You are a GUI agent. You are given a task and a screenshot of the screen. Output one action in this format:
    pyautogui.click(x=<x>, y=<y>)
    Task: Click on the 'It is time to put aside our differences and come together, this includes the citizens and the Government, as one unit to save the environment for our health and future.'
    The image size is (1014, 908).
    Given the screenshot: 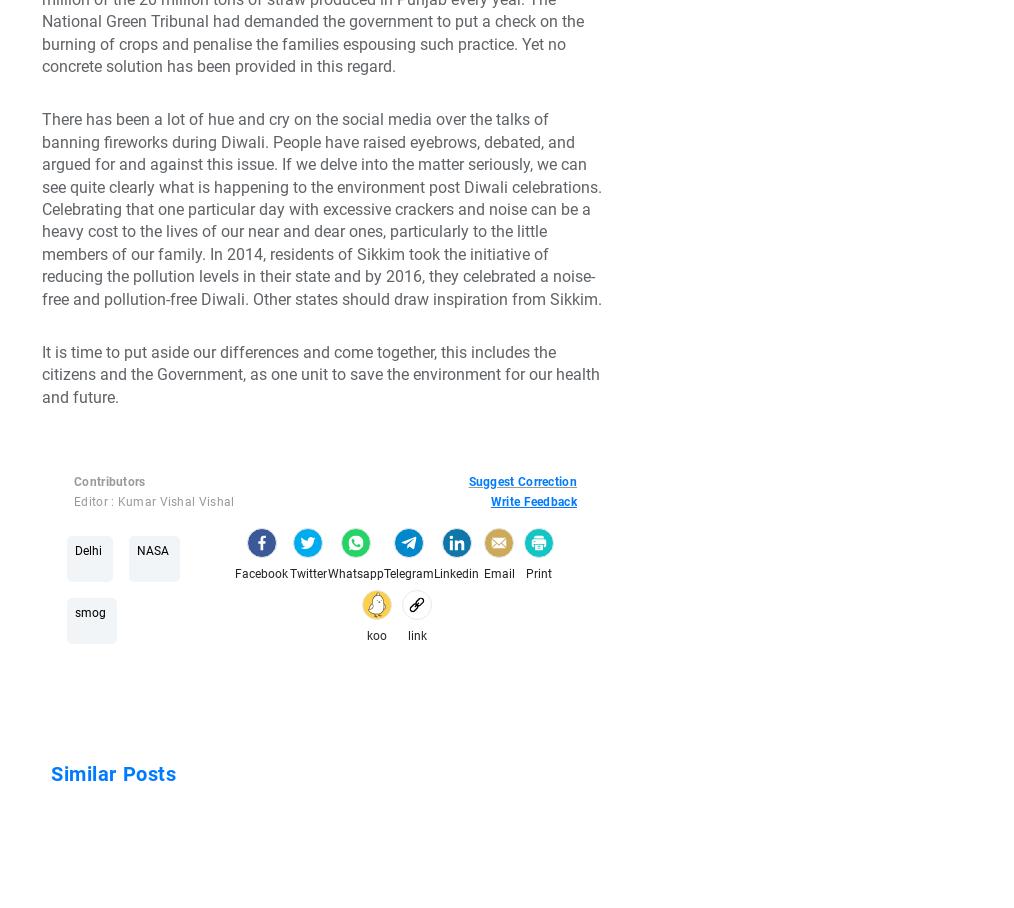 What is the action you would take?
    pyautogui.click(x=321, y=374)
    